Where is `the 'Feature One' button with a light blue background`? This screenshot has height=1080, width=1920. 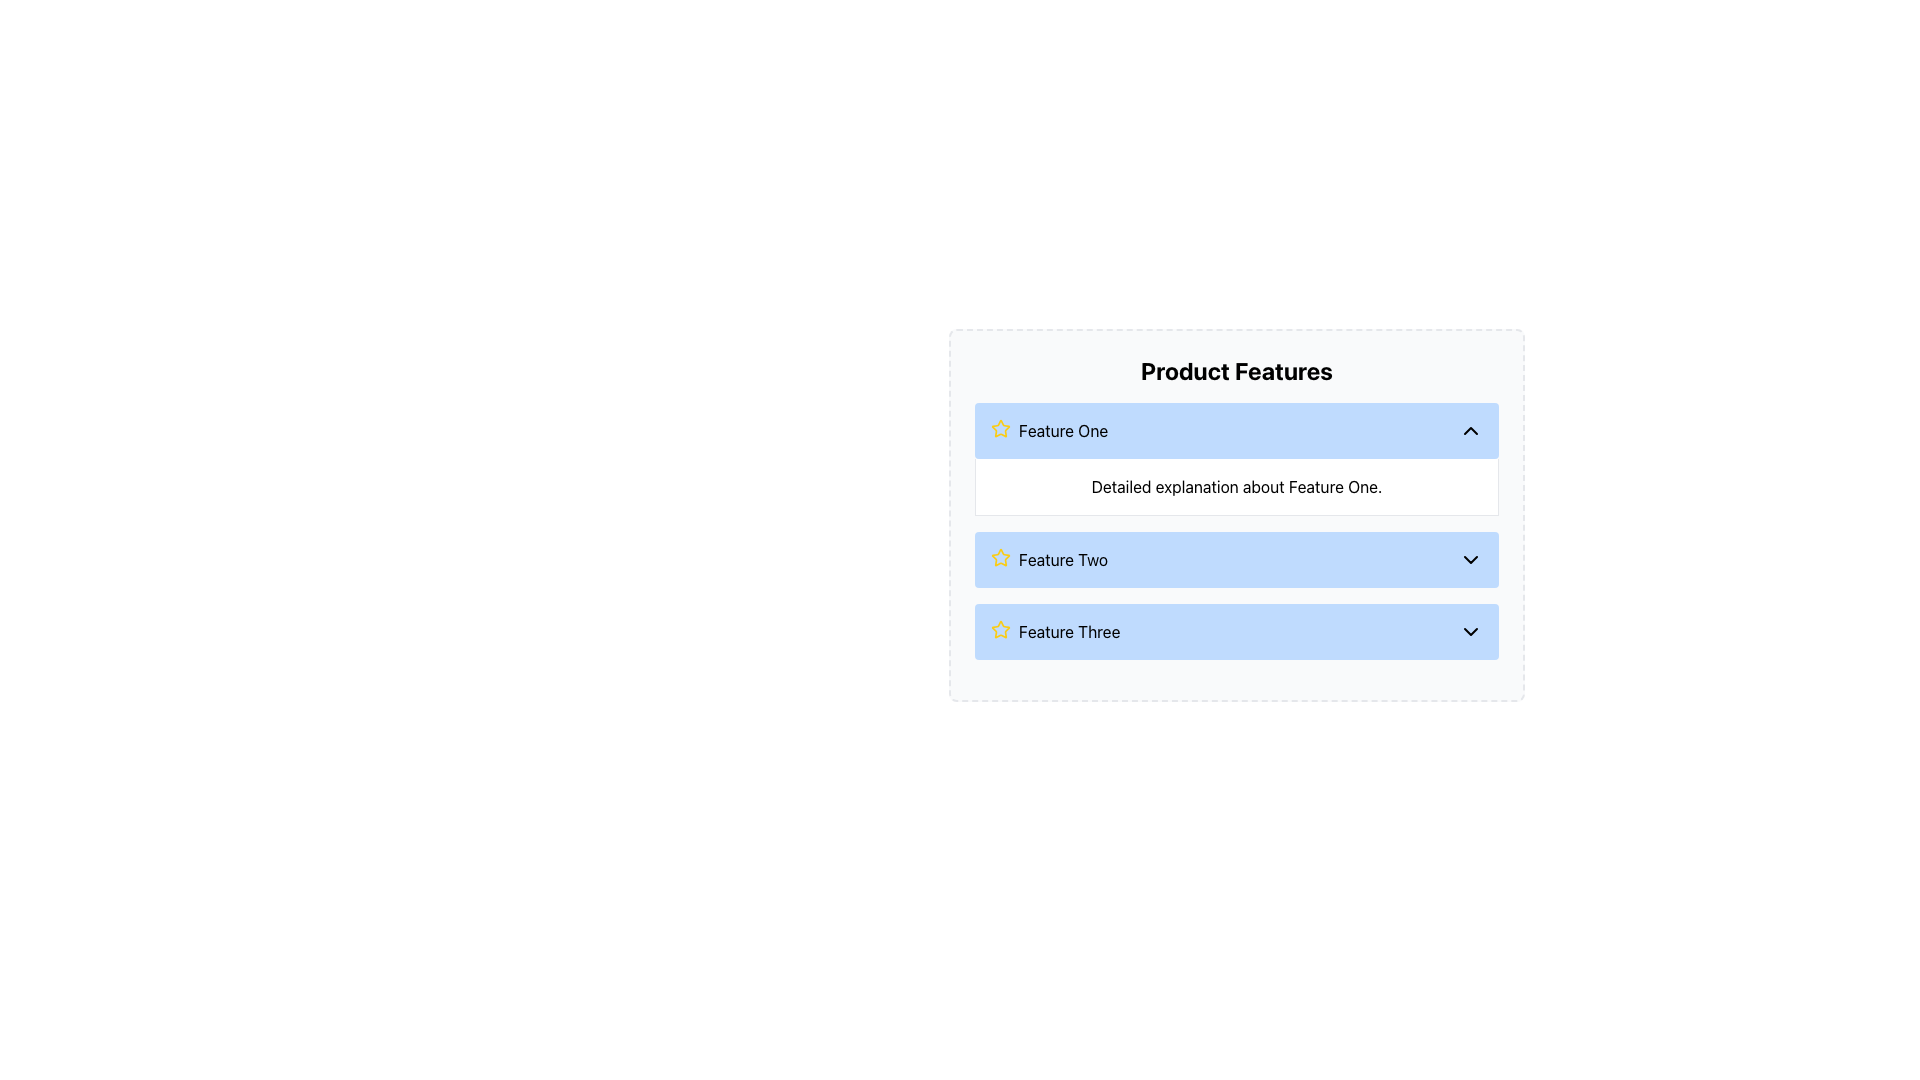
the 'Feature One' button with a light blue background is located at coordinates (1236, 430).